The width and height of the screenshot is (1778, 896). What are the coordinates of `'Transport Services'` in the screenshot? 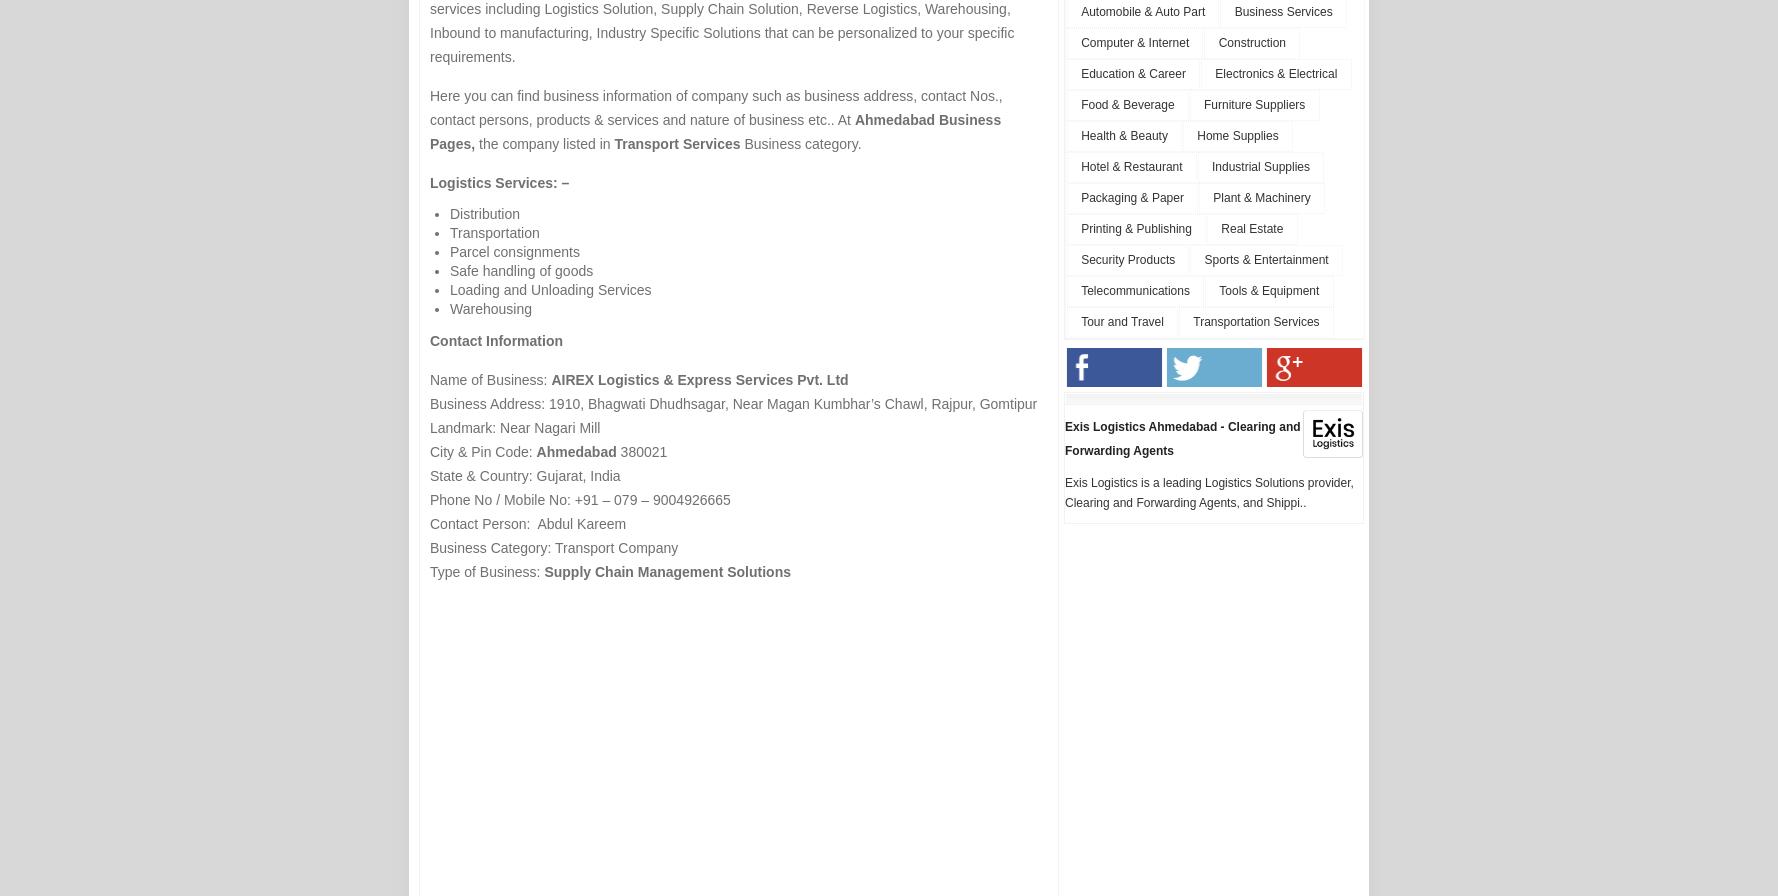 It's located at (677, 143).